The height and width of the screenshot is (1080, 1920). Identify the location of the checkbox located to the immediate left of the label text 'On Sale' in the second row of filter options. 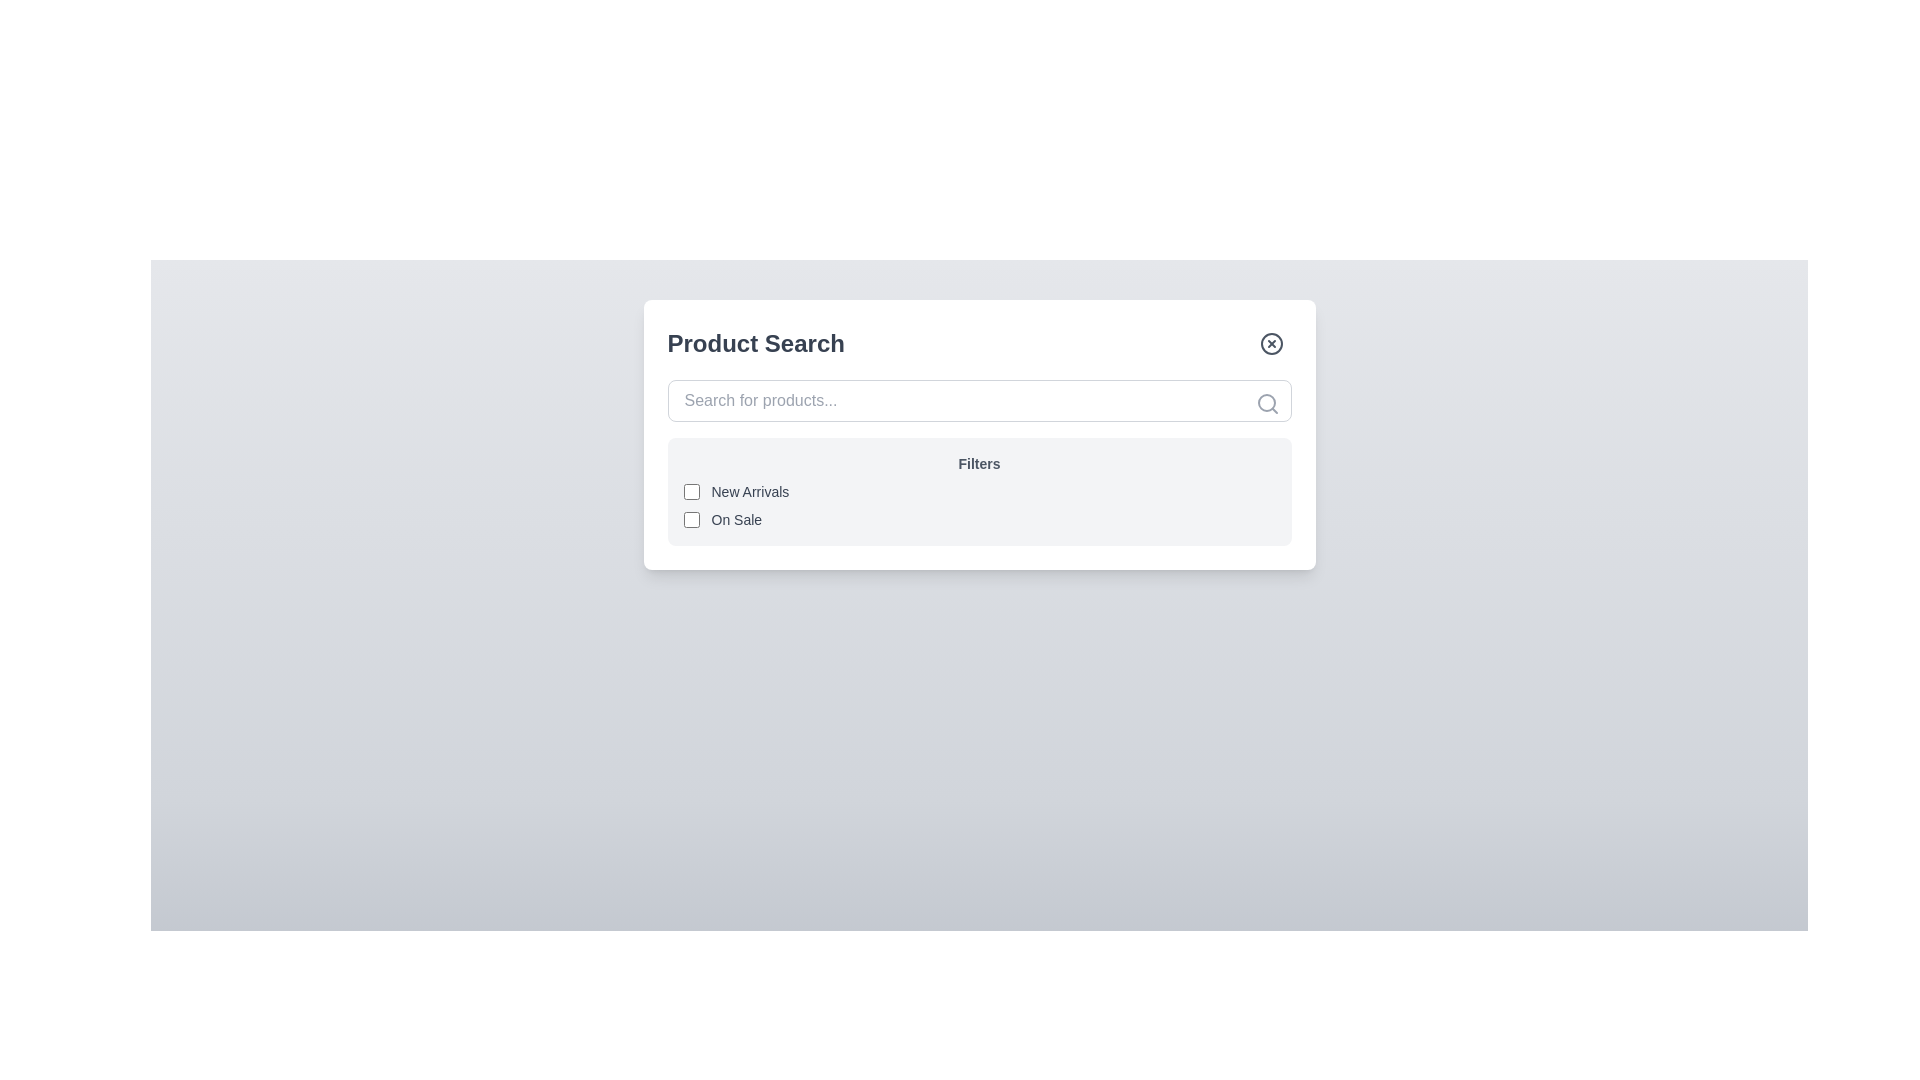
(691, 519).